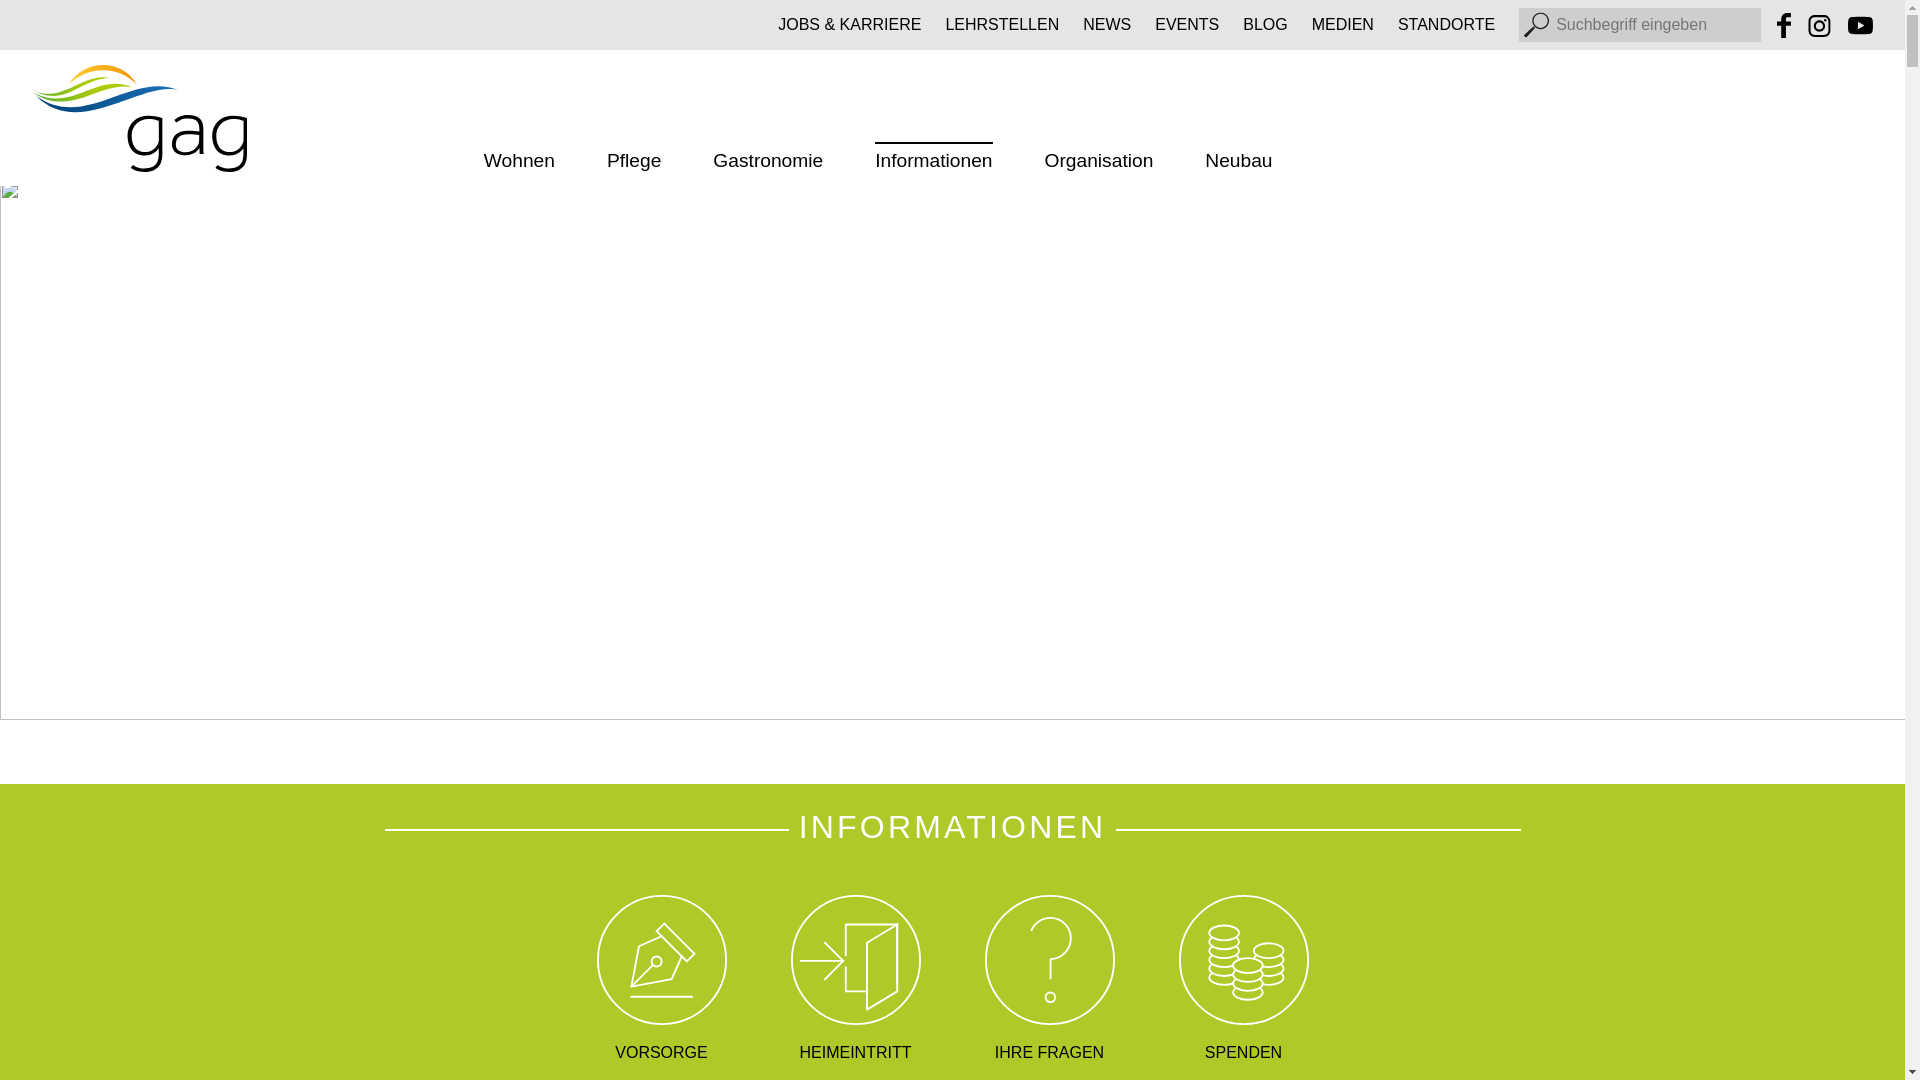 This screenshot has width=1920, height=1080. What do you see at coordinates (632, 161) in the screenshot?
I see `'Pflege'` at bounding box center [632, 161].